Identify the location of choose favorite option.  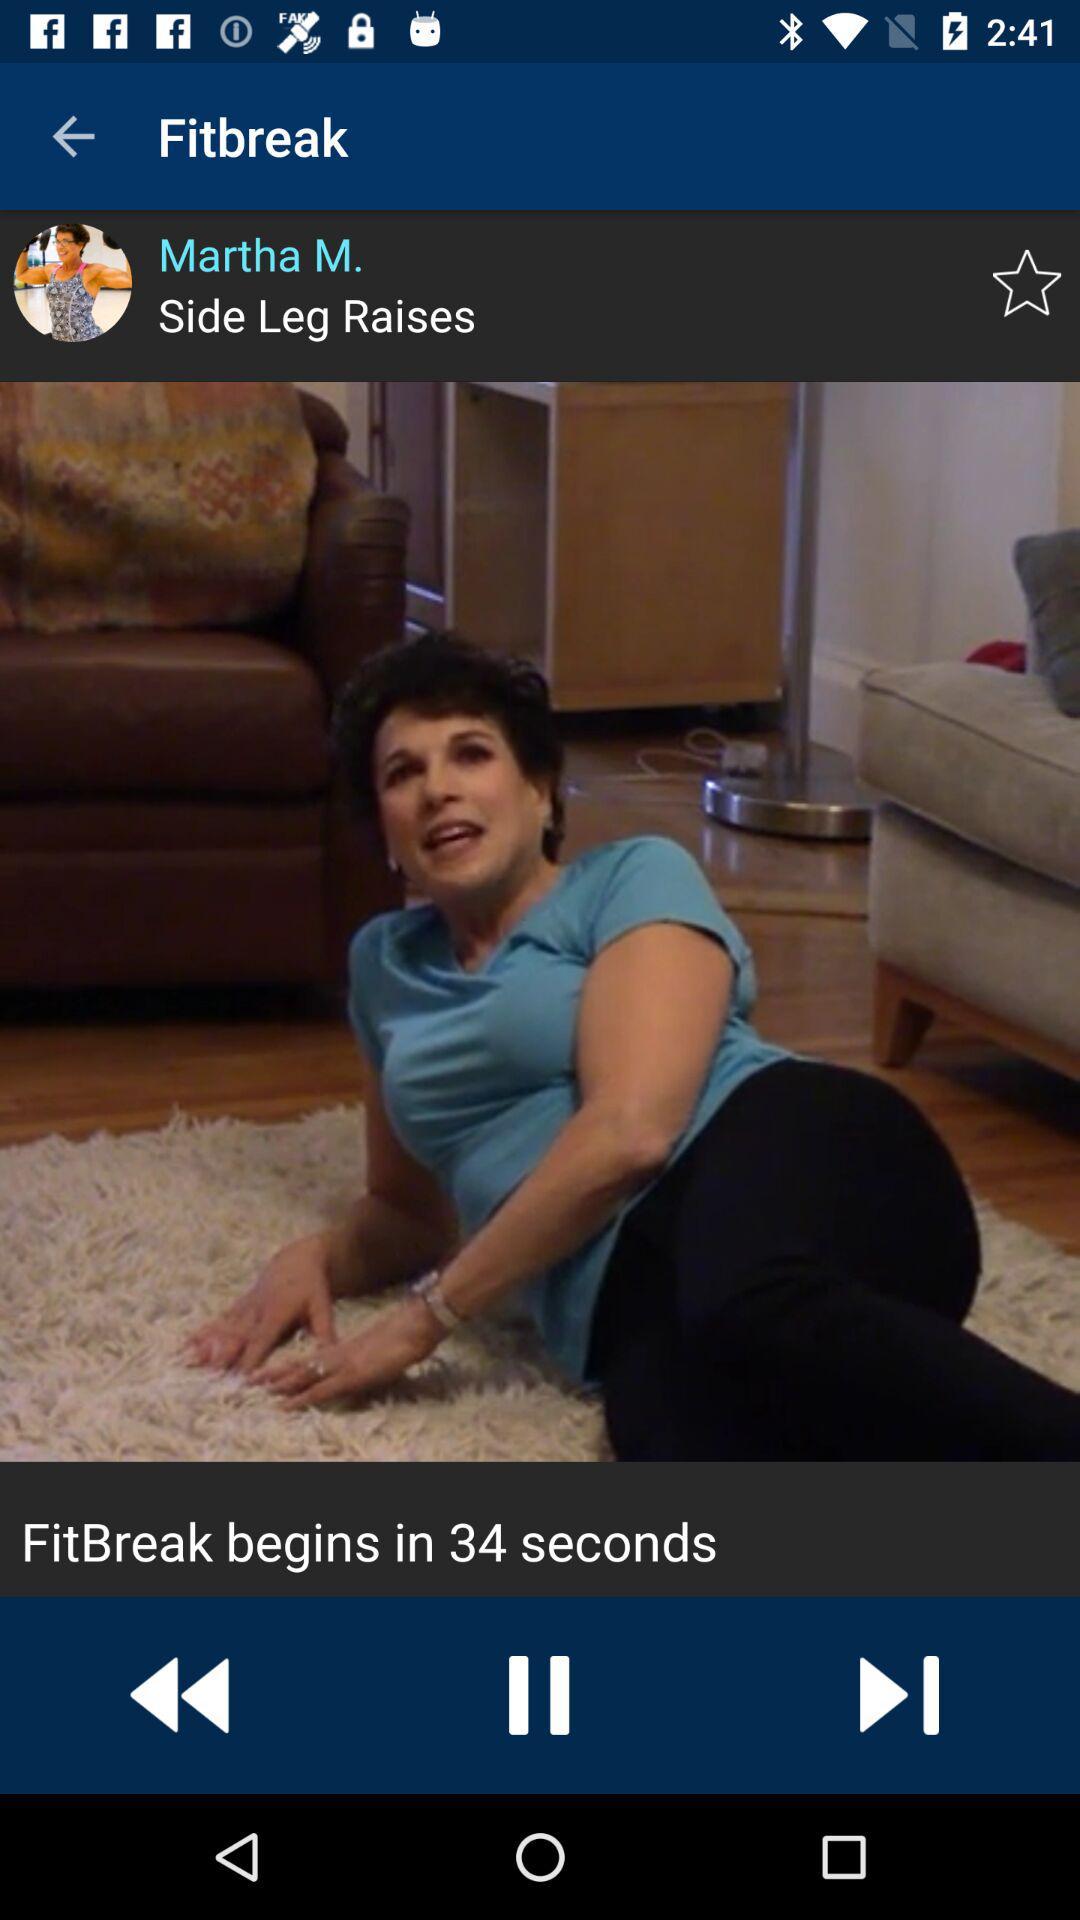
(1027, 282).